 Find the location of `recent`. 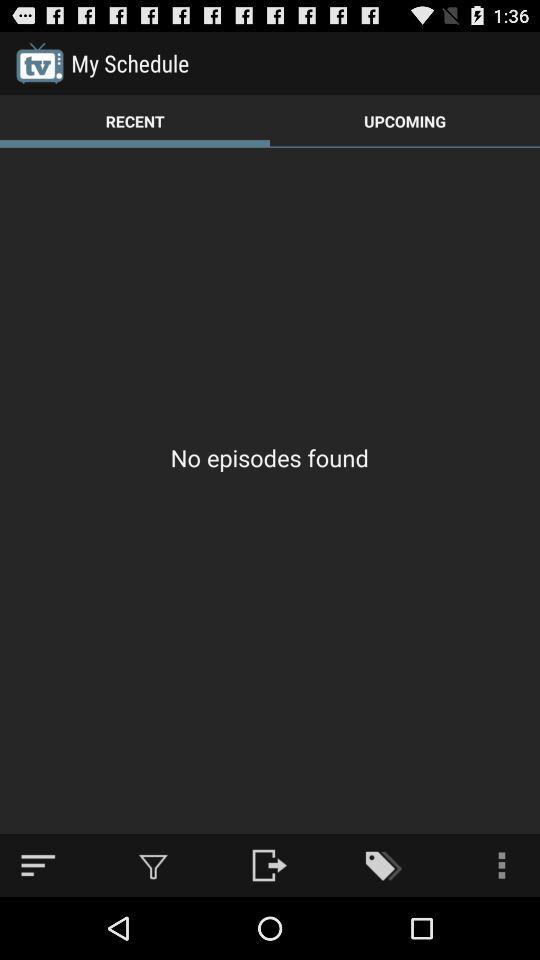

recent is located at coordinates (135, 120).